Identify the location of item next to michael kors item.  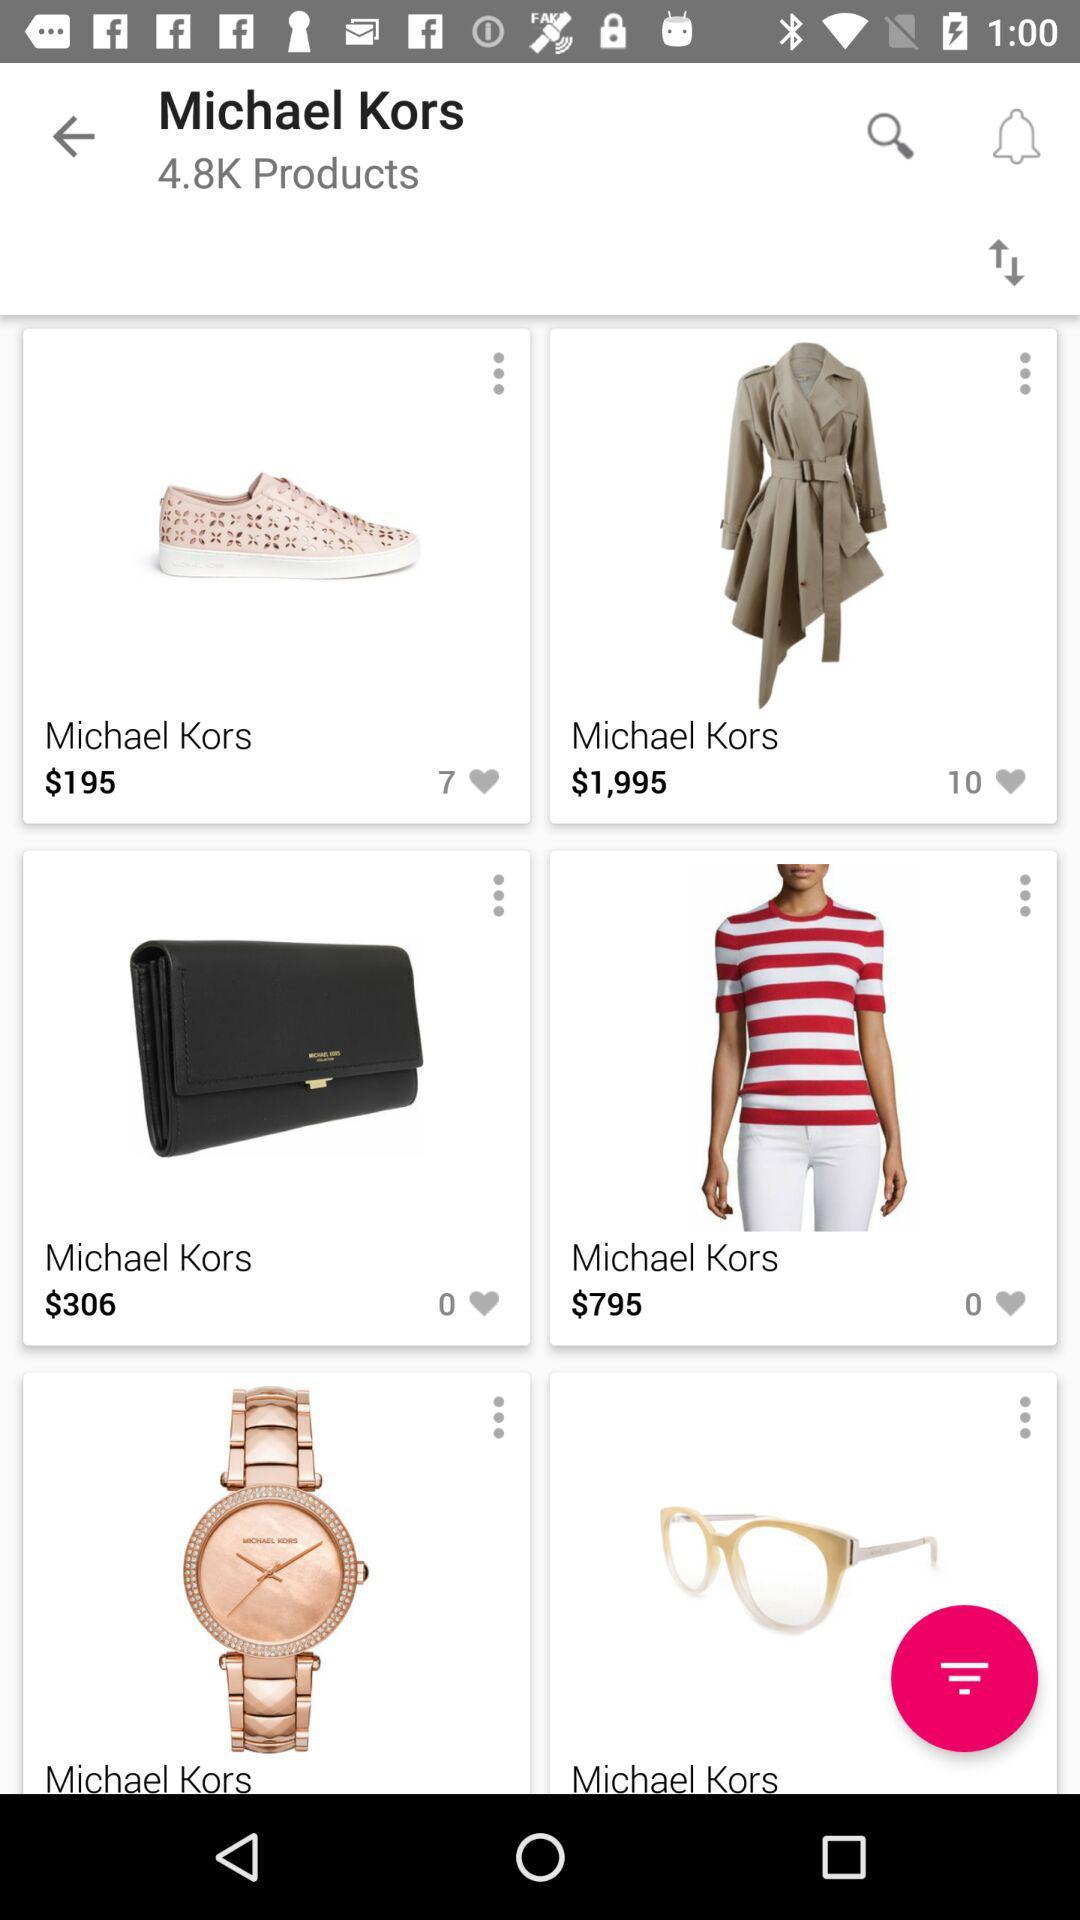
(393, 1793).